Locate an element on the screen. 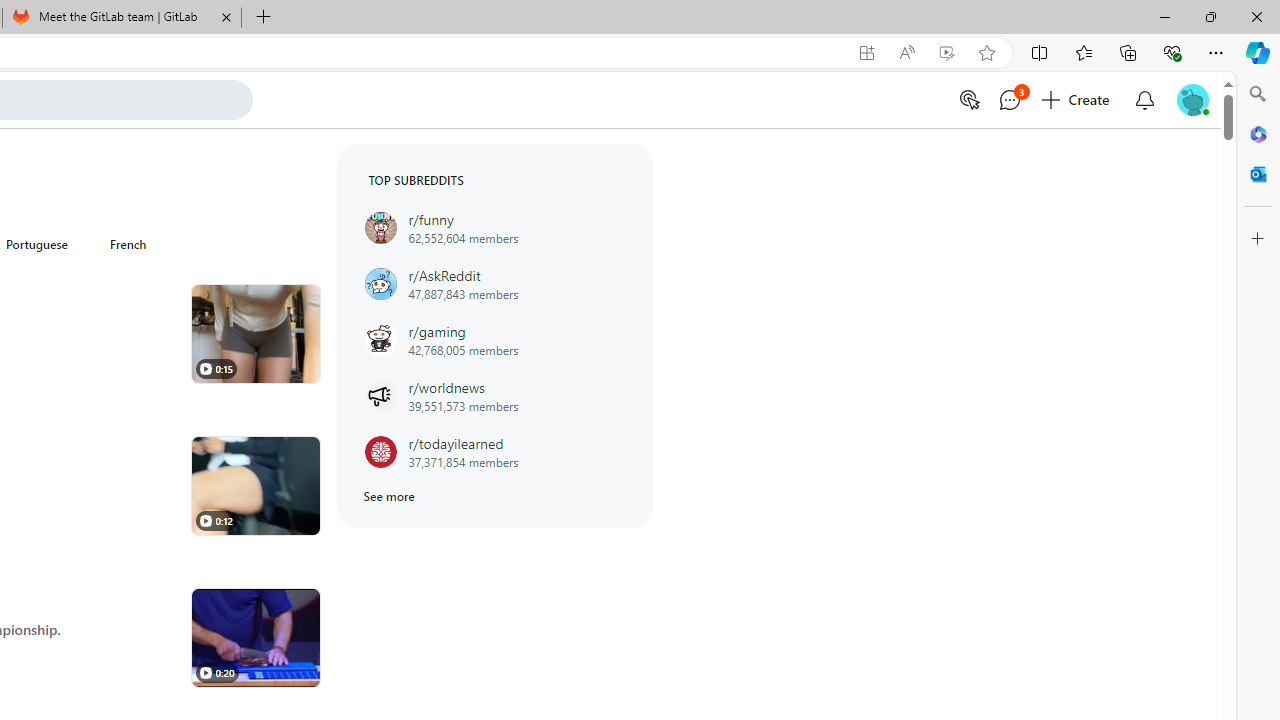 The width and height of the screenshot is (1280, 720). 'r/funny 62,552,604 members' is located at coordinates (494, 227).